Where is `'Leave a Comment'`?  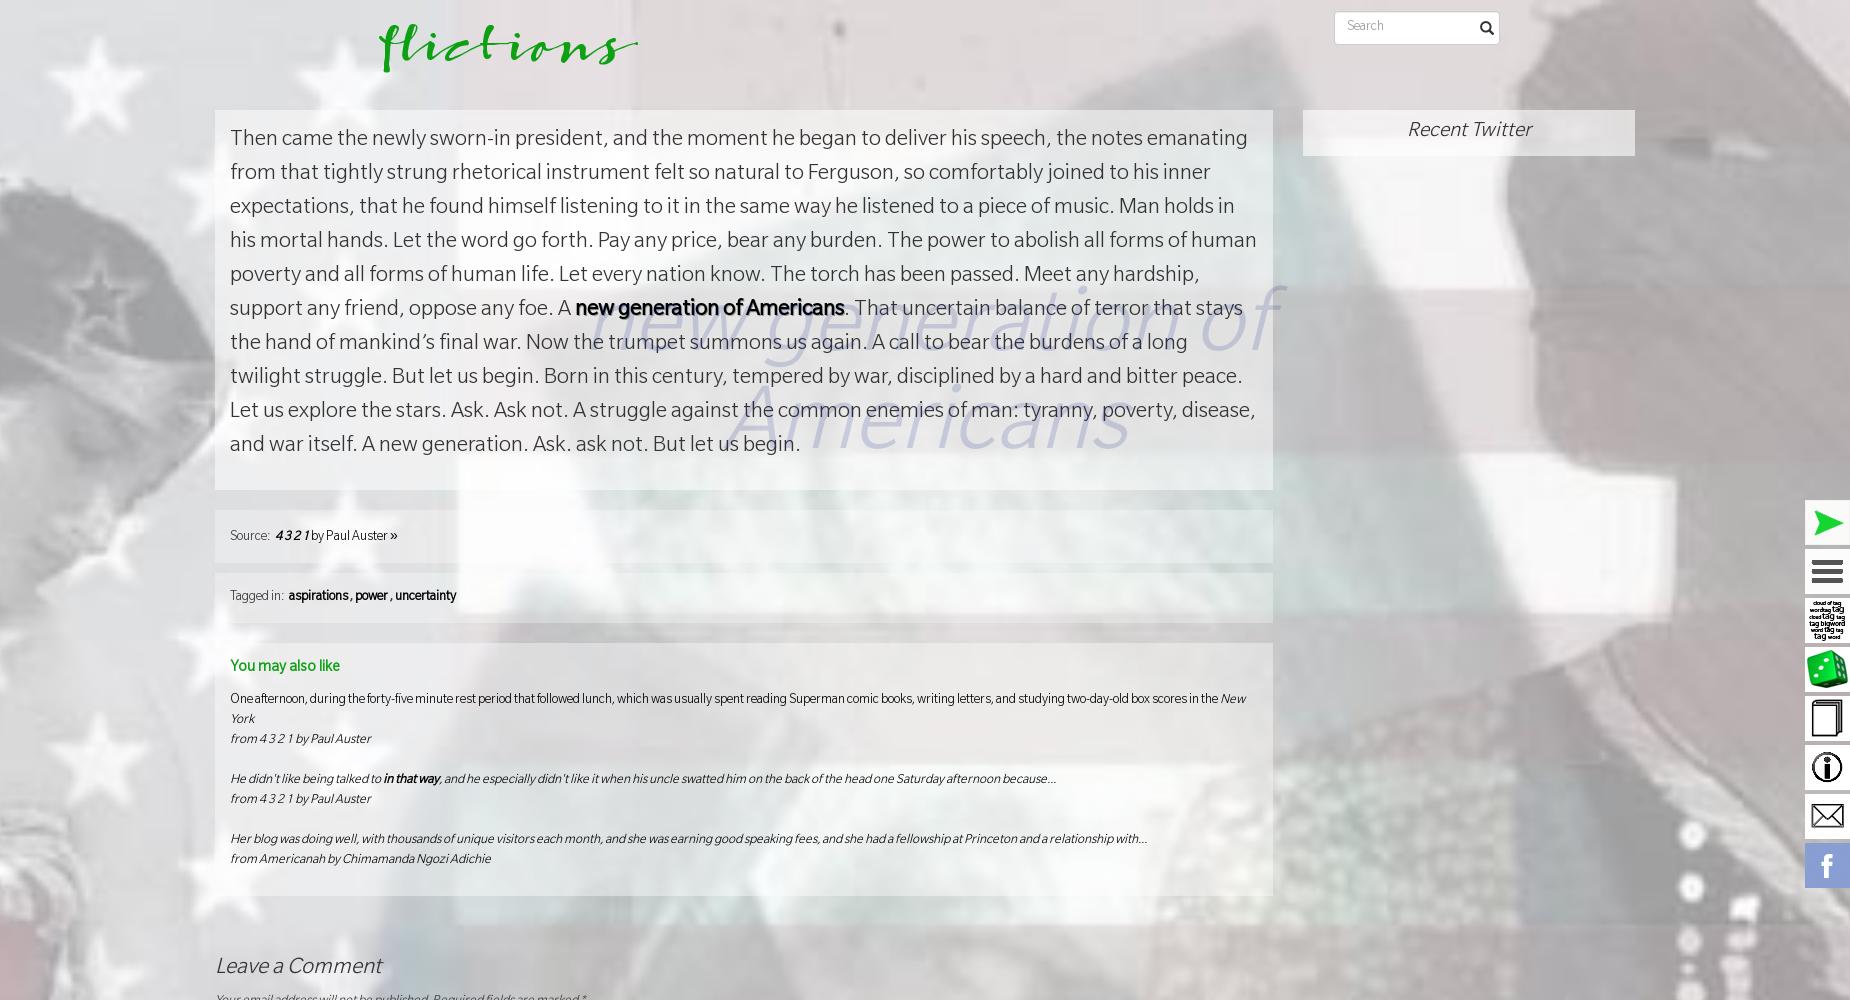
'Leave a Comment' is located at coordinates (297, 967).